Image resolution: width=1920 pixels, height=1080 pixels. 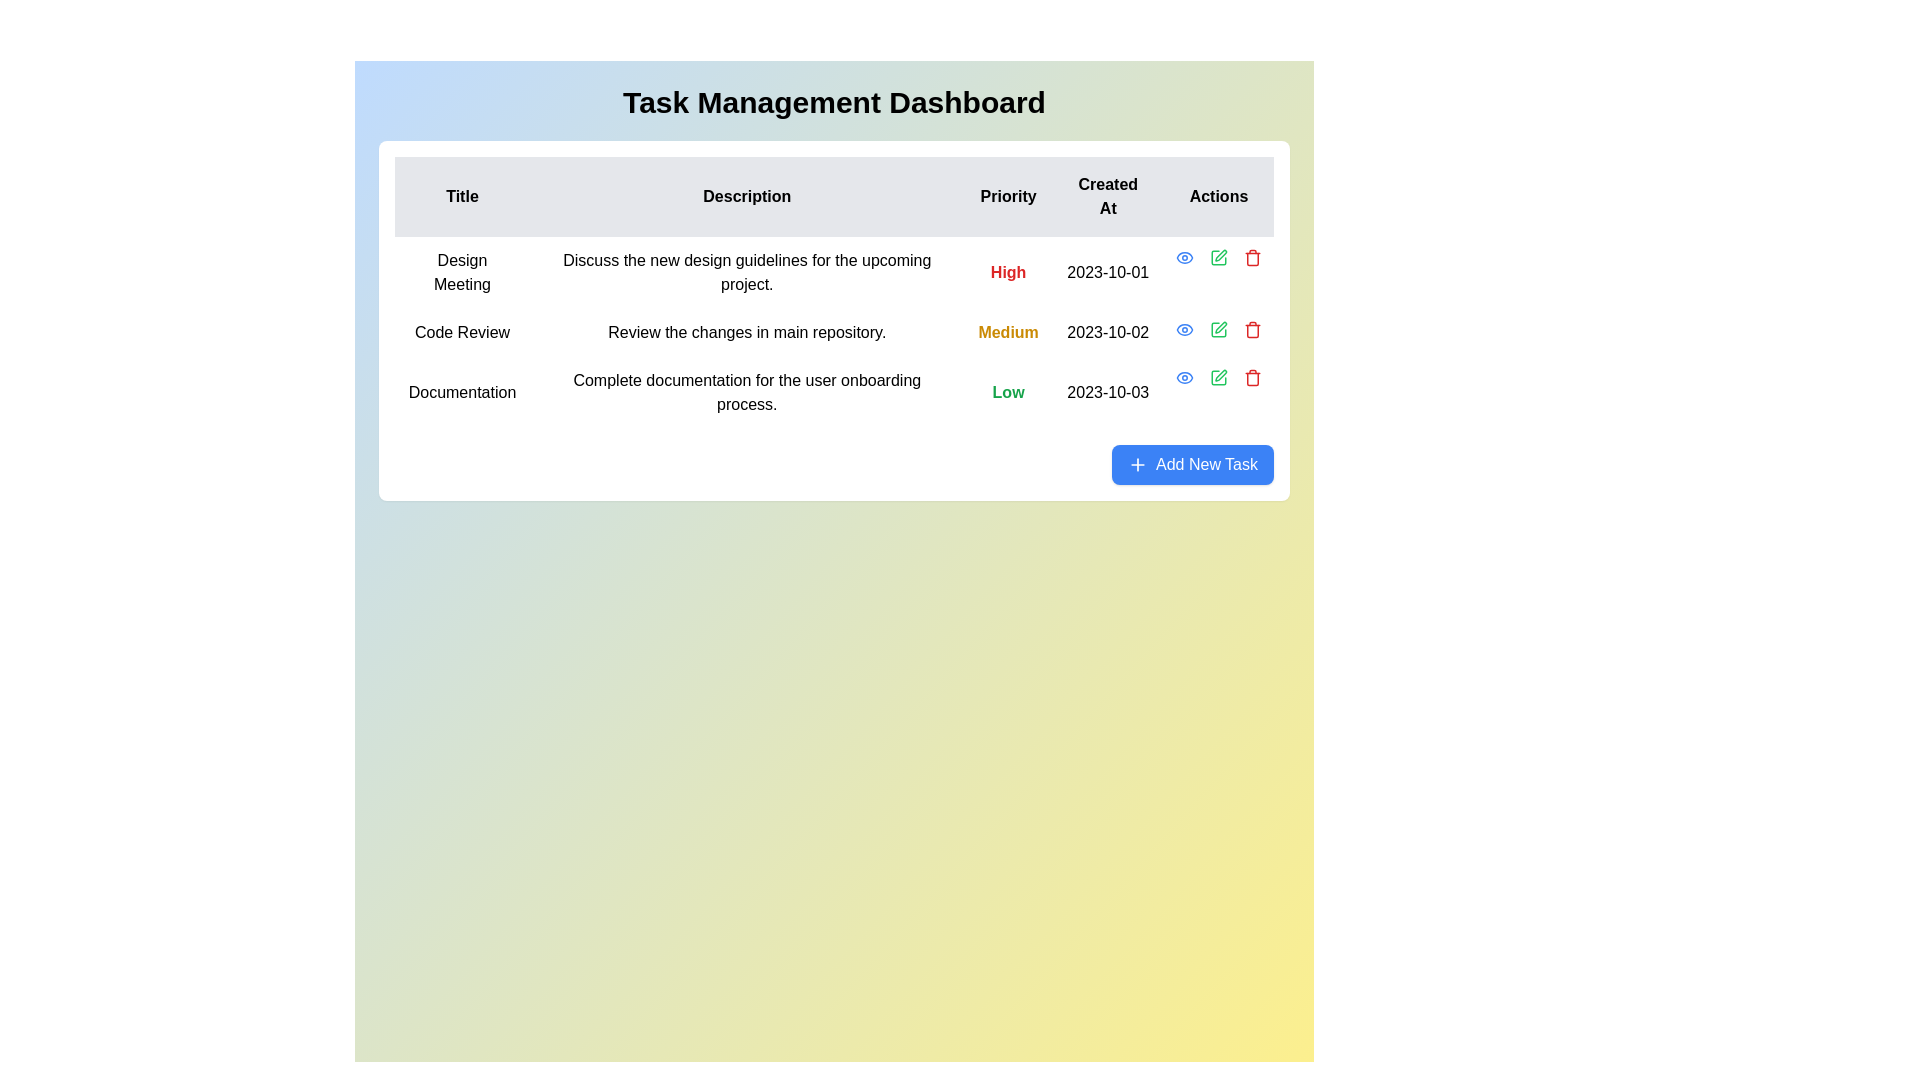 What do you see at coordinates (1220, 375) in the screenshot?
I see `the editing icon in the Actions column of the third row labeled 'Documentation' in the task management table` at bounding box center [1220, 375].